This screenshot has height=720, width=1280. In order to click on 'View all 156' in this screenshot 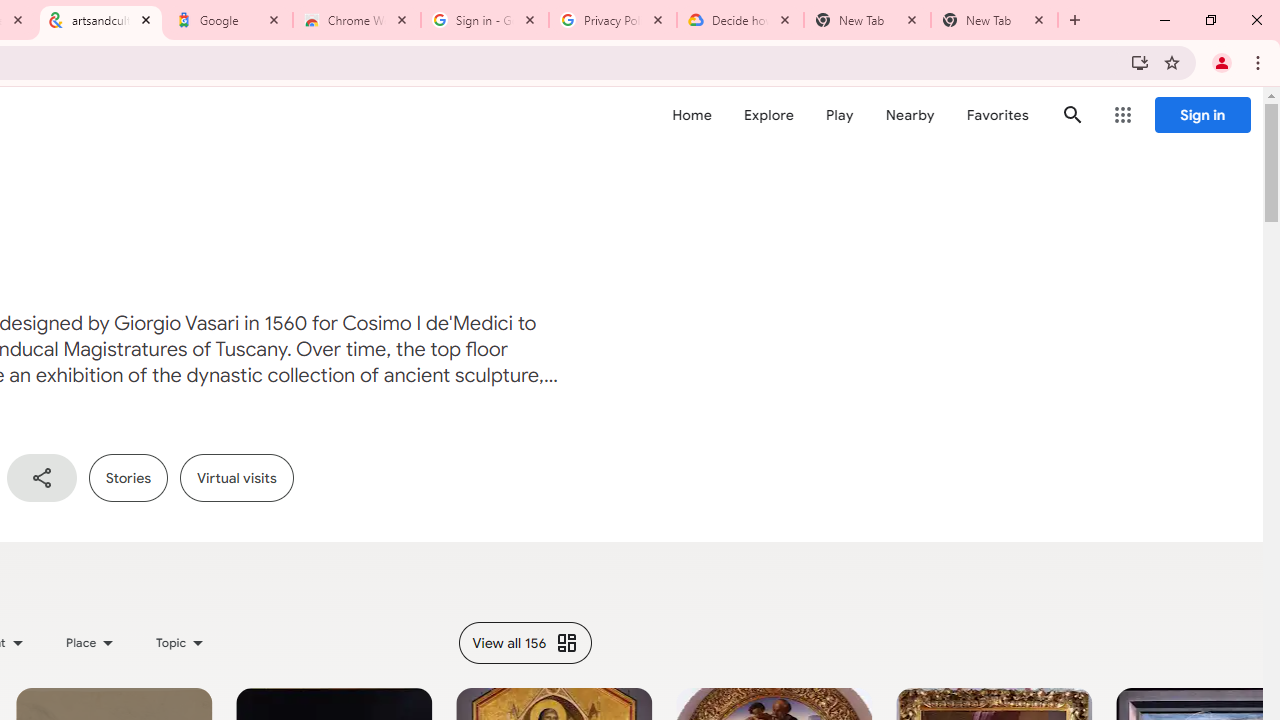, I will do `click(525, 642)`.